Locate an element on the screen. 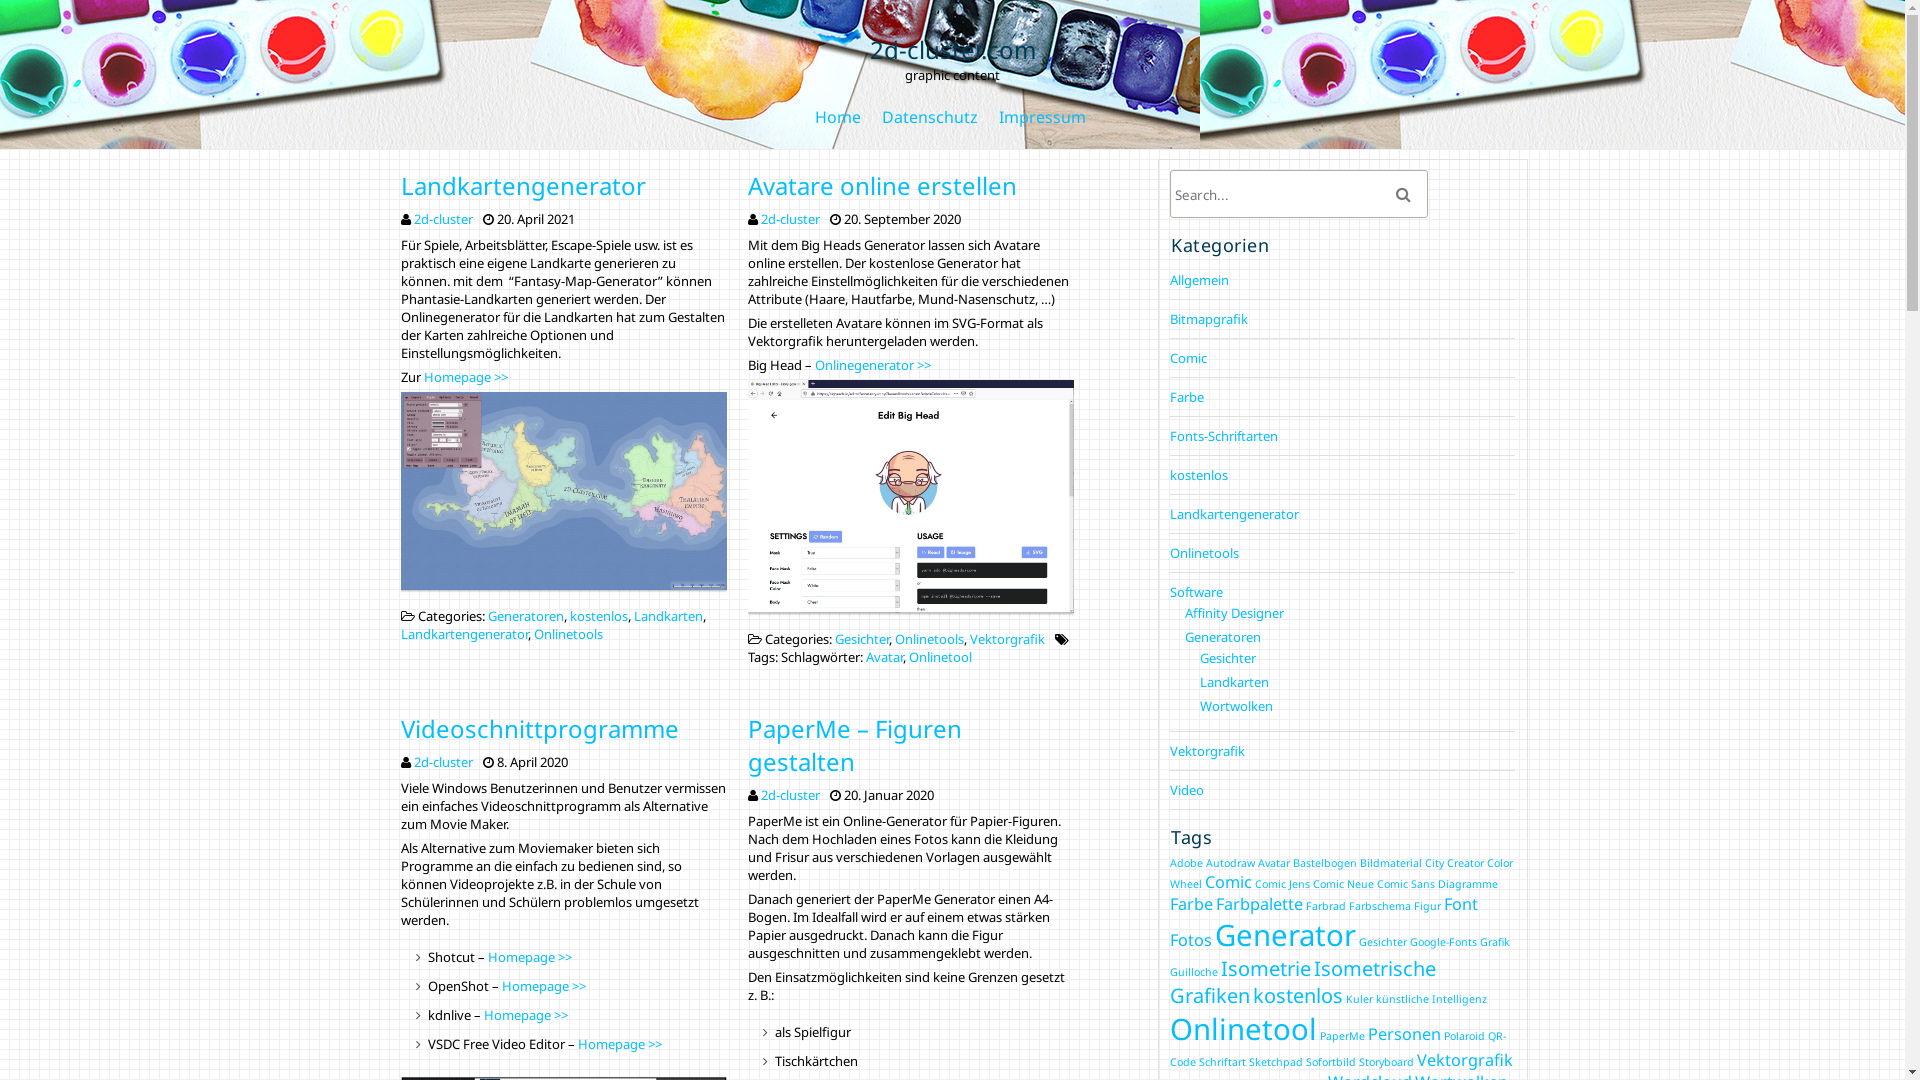  'Landkartengenerator' is located at coordinates (522, 185).